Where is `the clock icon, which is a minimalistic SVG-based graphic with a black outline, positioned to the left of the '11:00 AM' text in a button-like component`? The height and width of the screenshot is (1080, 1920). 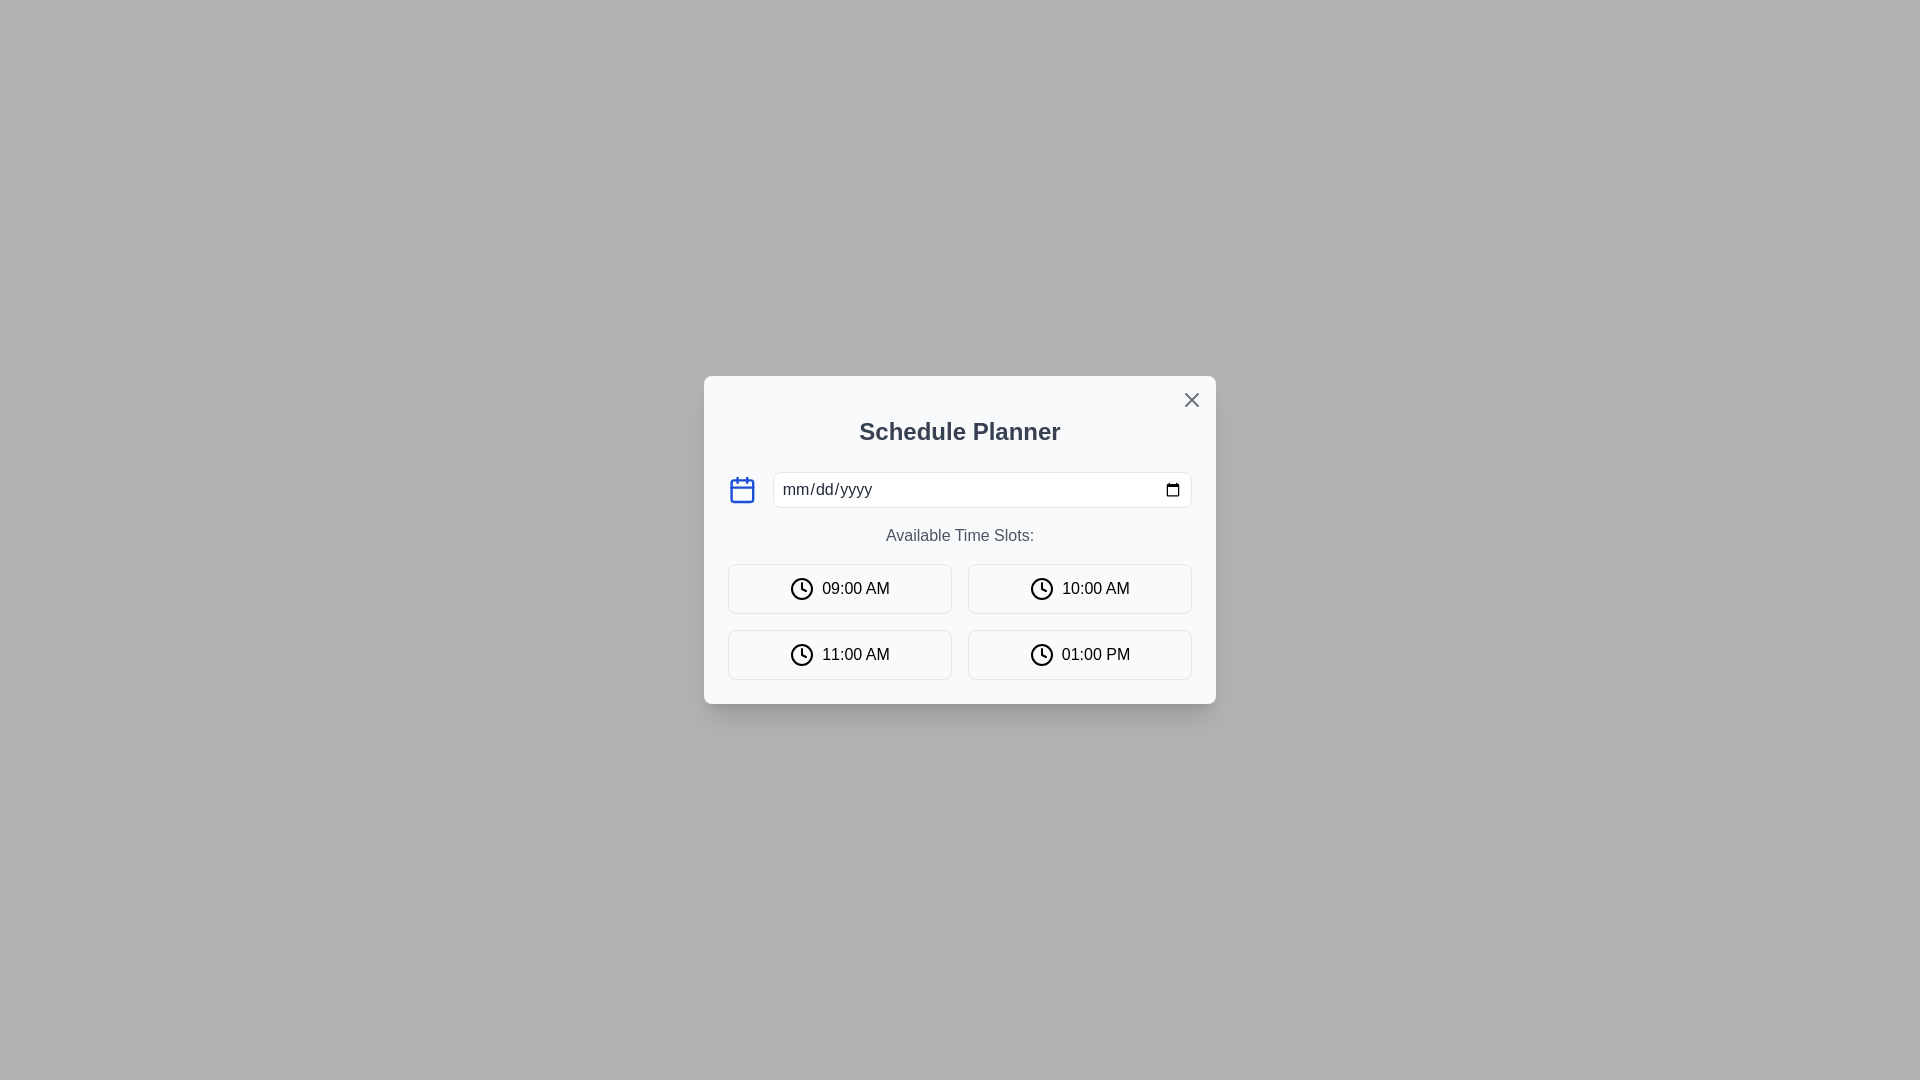
the clock icon, which is a minimalistic SVG-based graphic with a black outline, positioned to the left of the '11:00 AM' text in a button-like component is located at coordinates (802, 655).